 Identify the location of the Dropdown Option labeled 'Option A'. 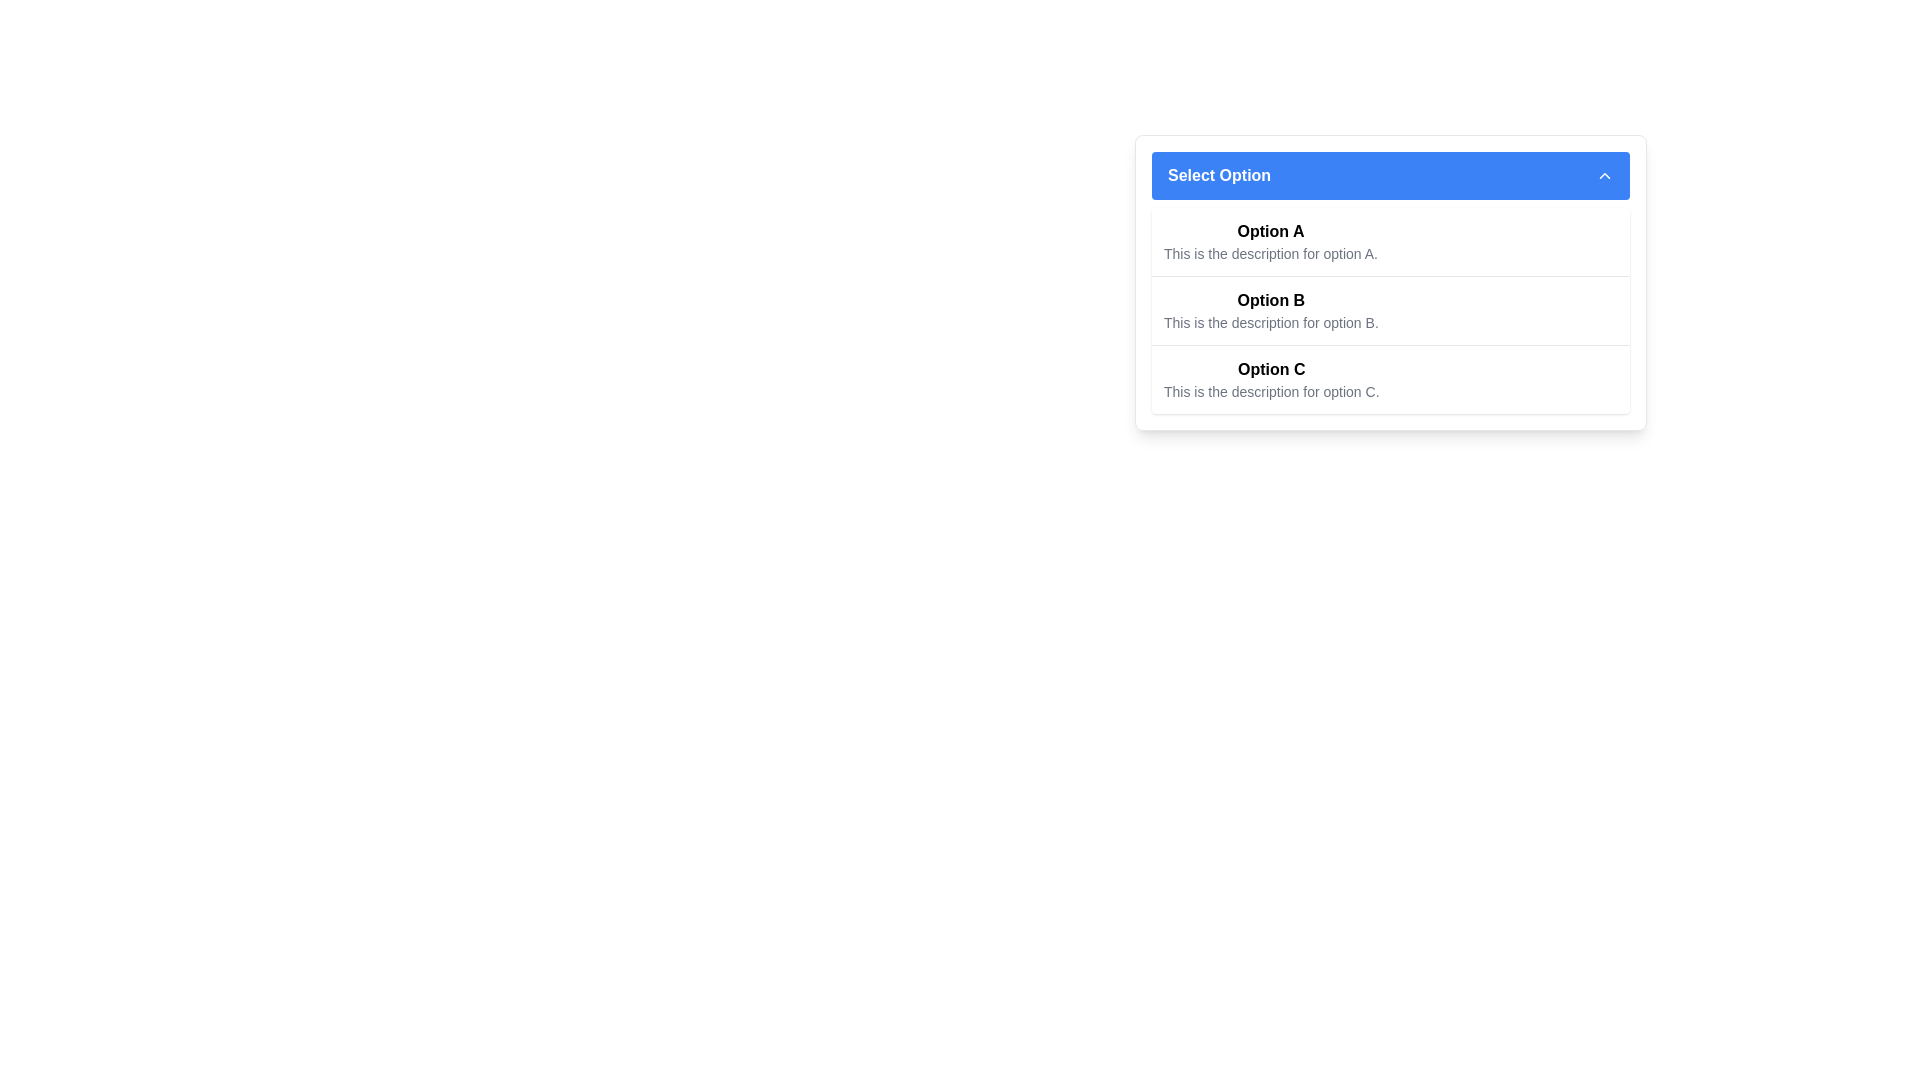
(1270, 241).